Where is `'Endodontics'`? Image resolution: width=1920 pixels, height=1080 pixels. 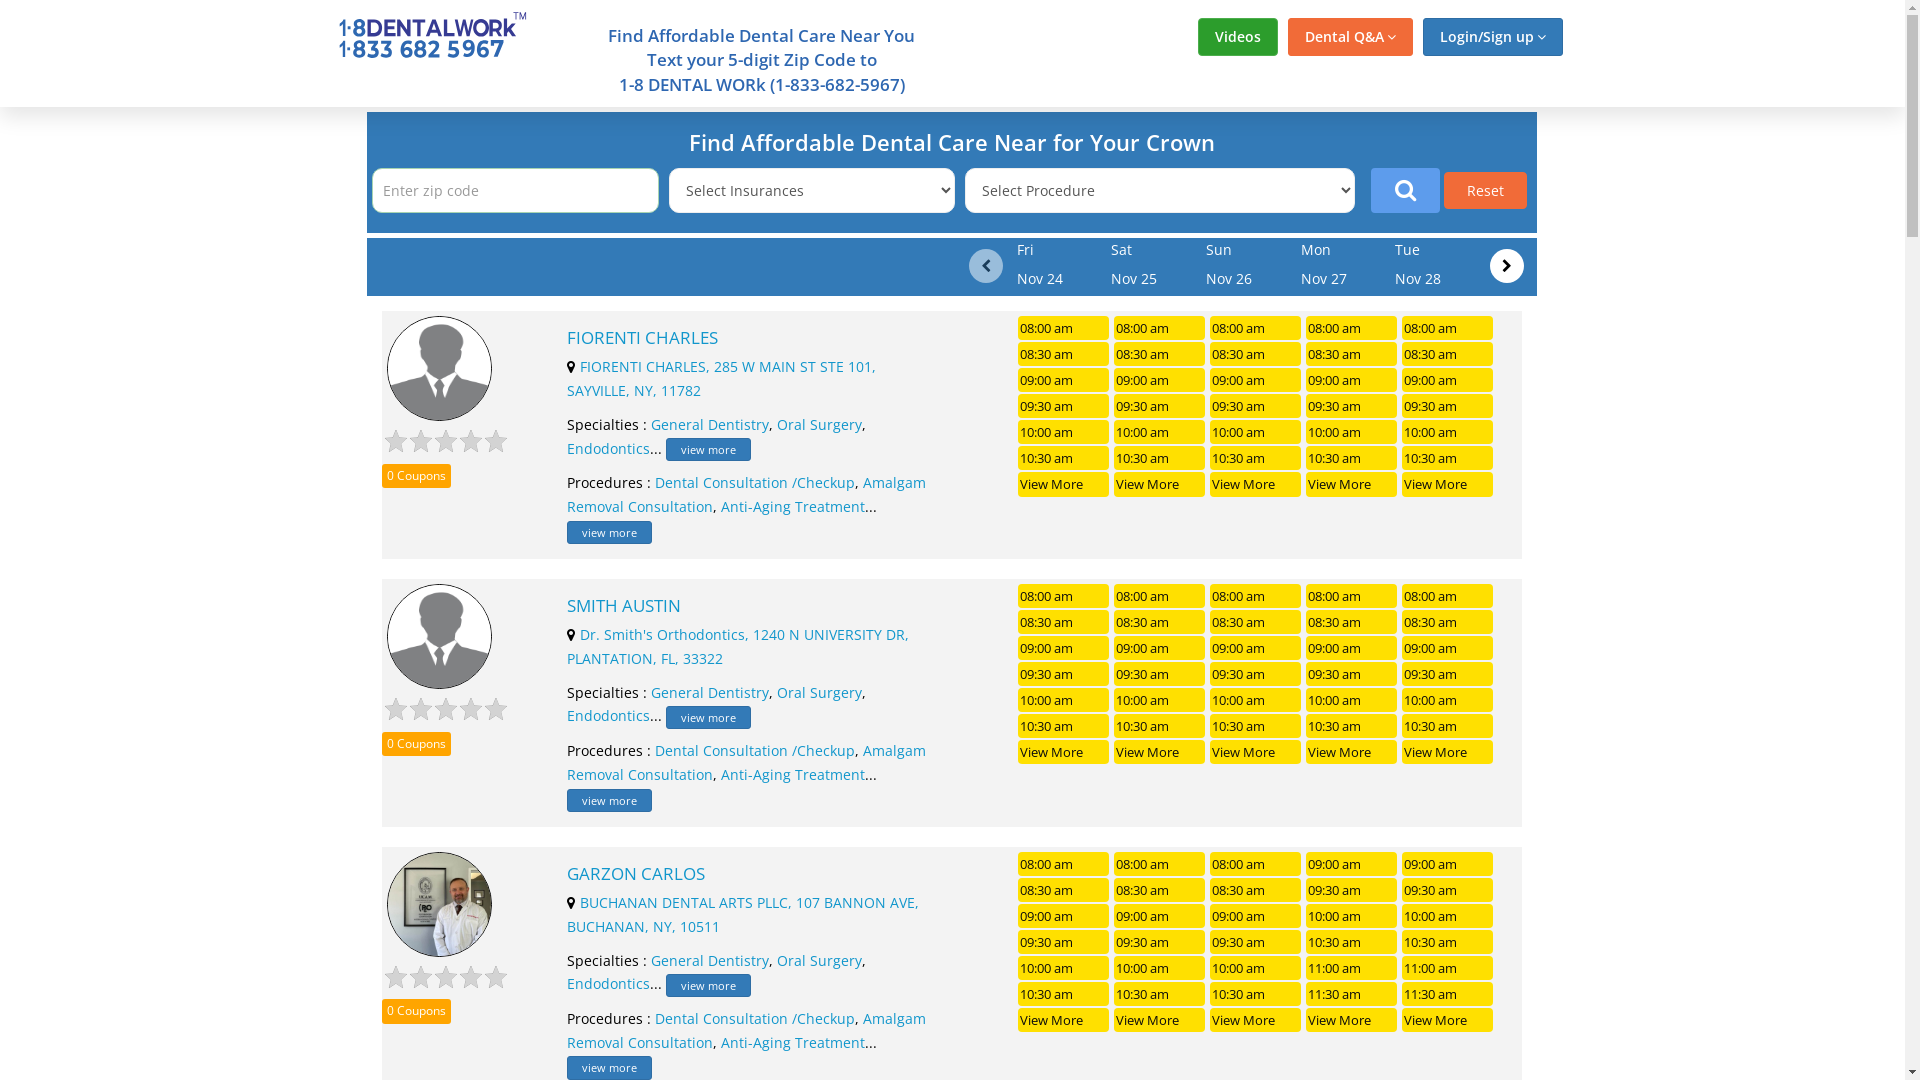 'Endodontics' is located at coordinates (565, 982).